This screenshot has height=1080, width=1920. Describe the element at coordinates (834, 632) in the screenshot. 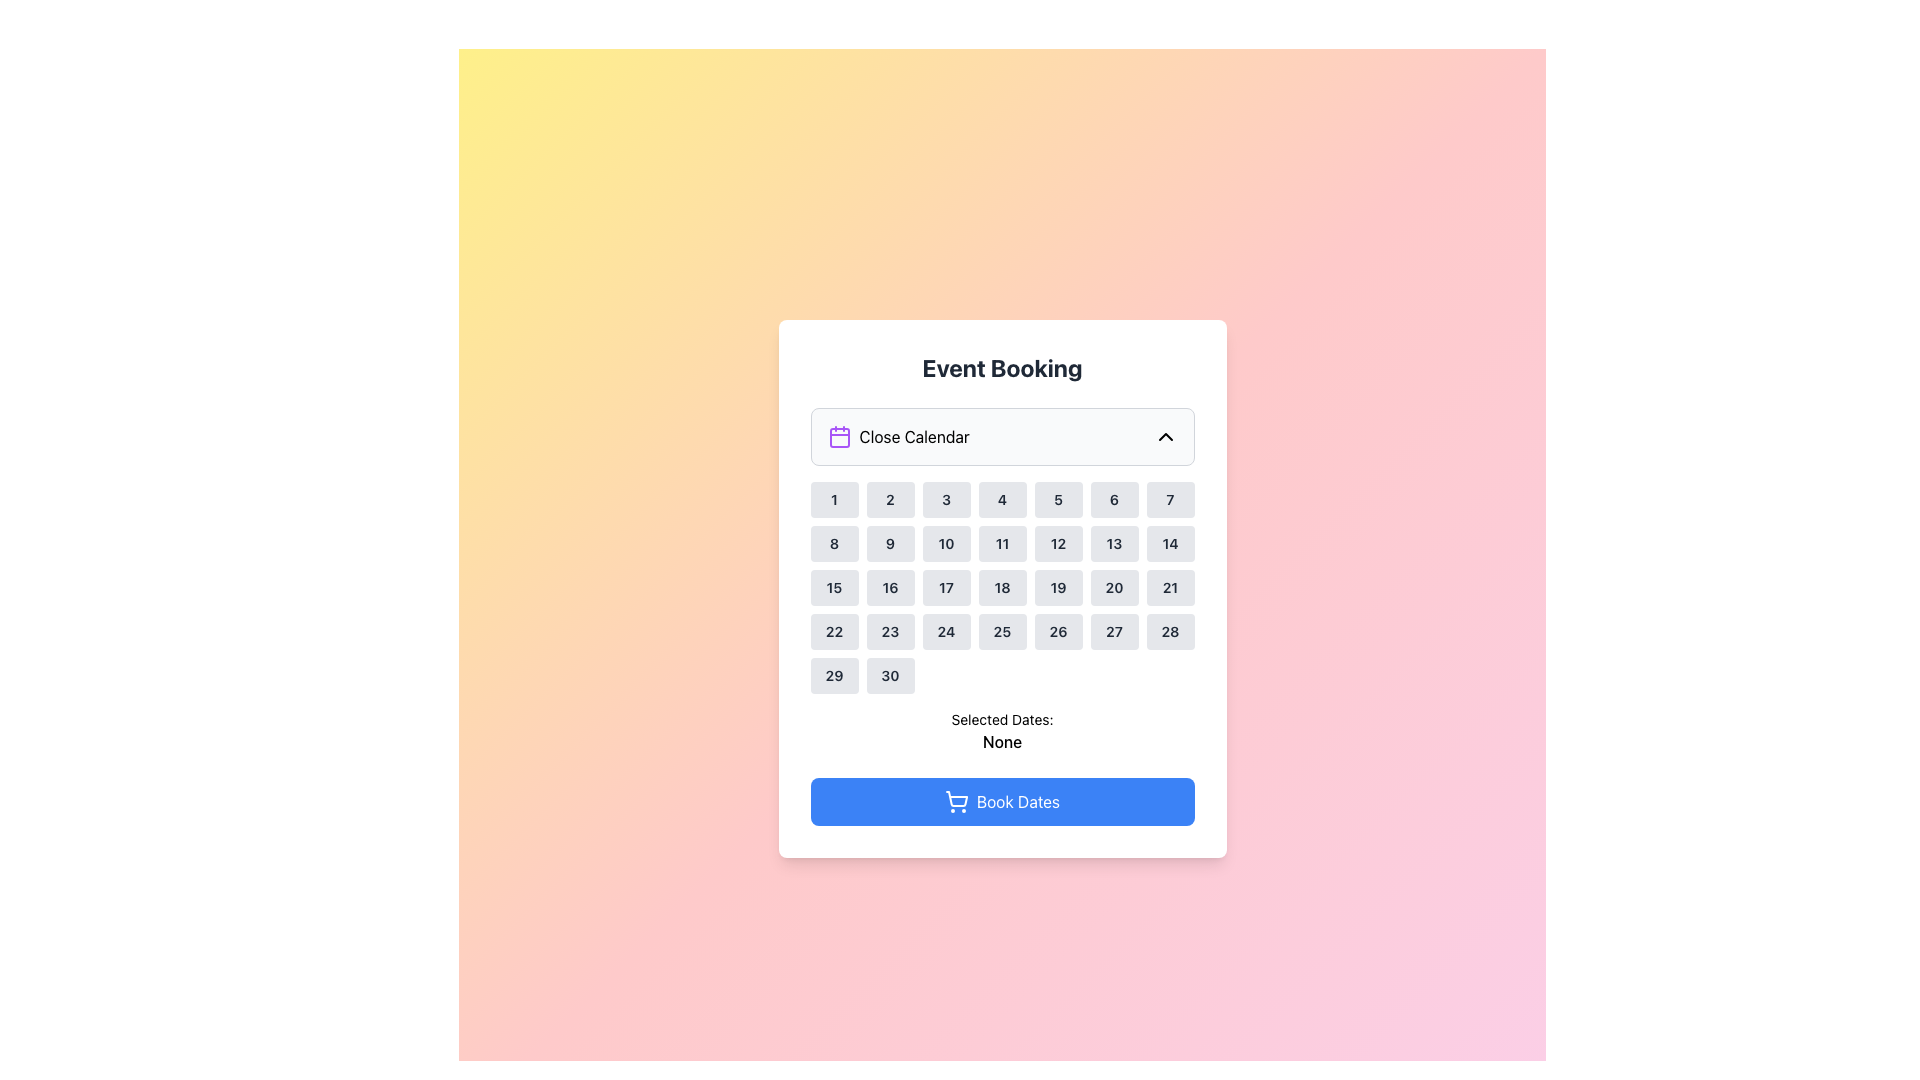

I see `the calendar day selector button for date '22' located in the 4th row and 1st column of the grid under 'Event Booking'` at that location.